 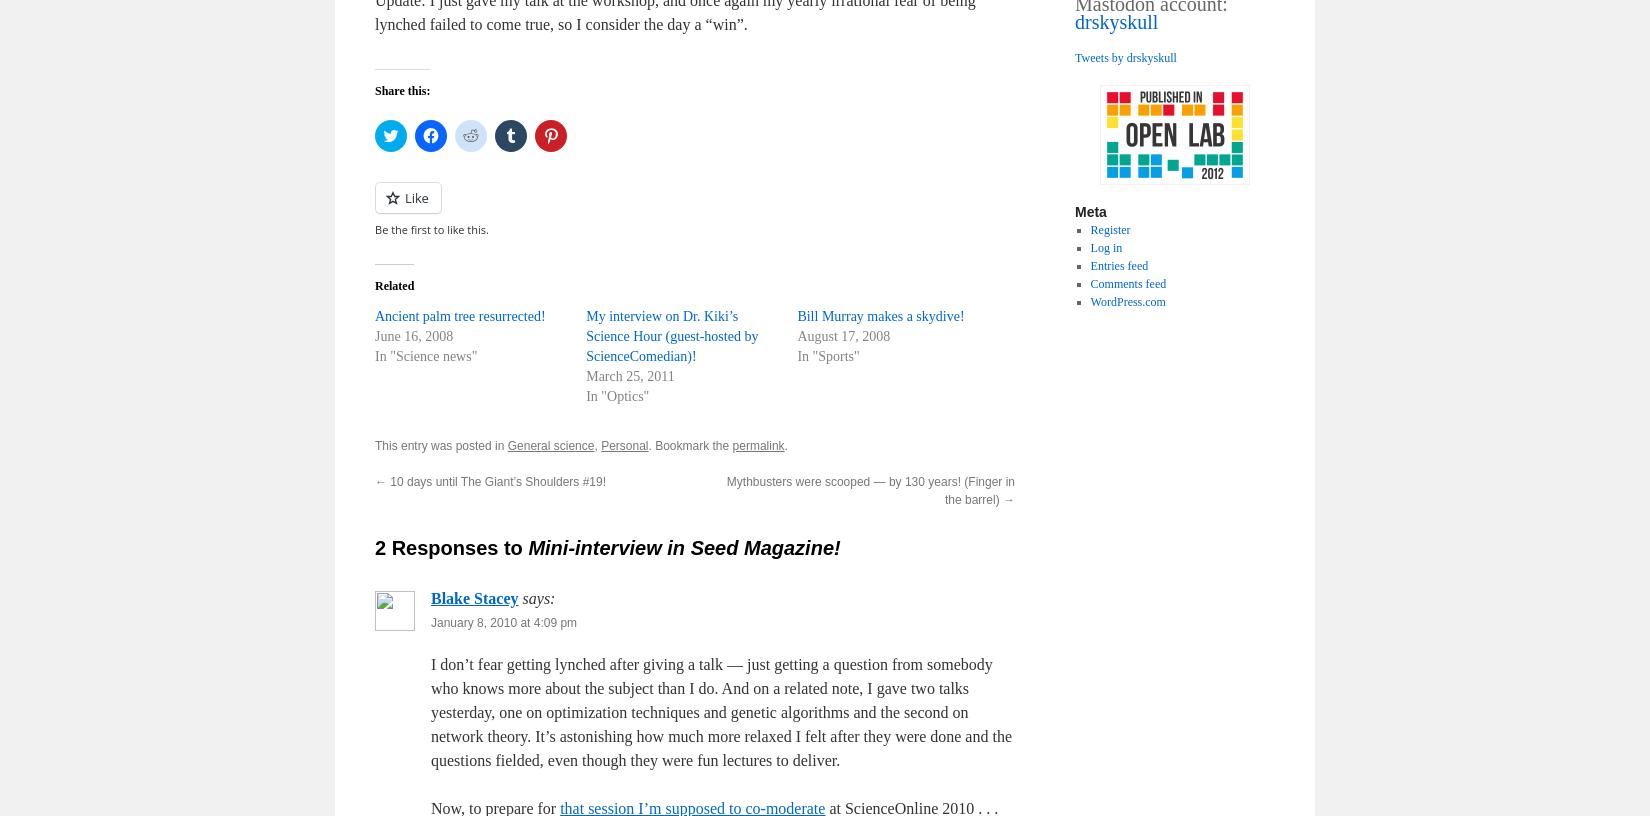 What do you see at coordinates (394, 285) in the screenshot?
I see `'Related'` at bounding box center [394, 285].